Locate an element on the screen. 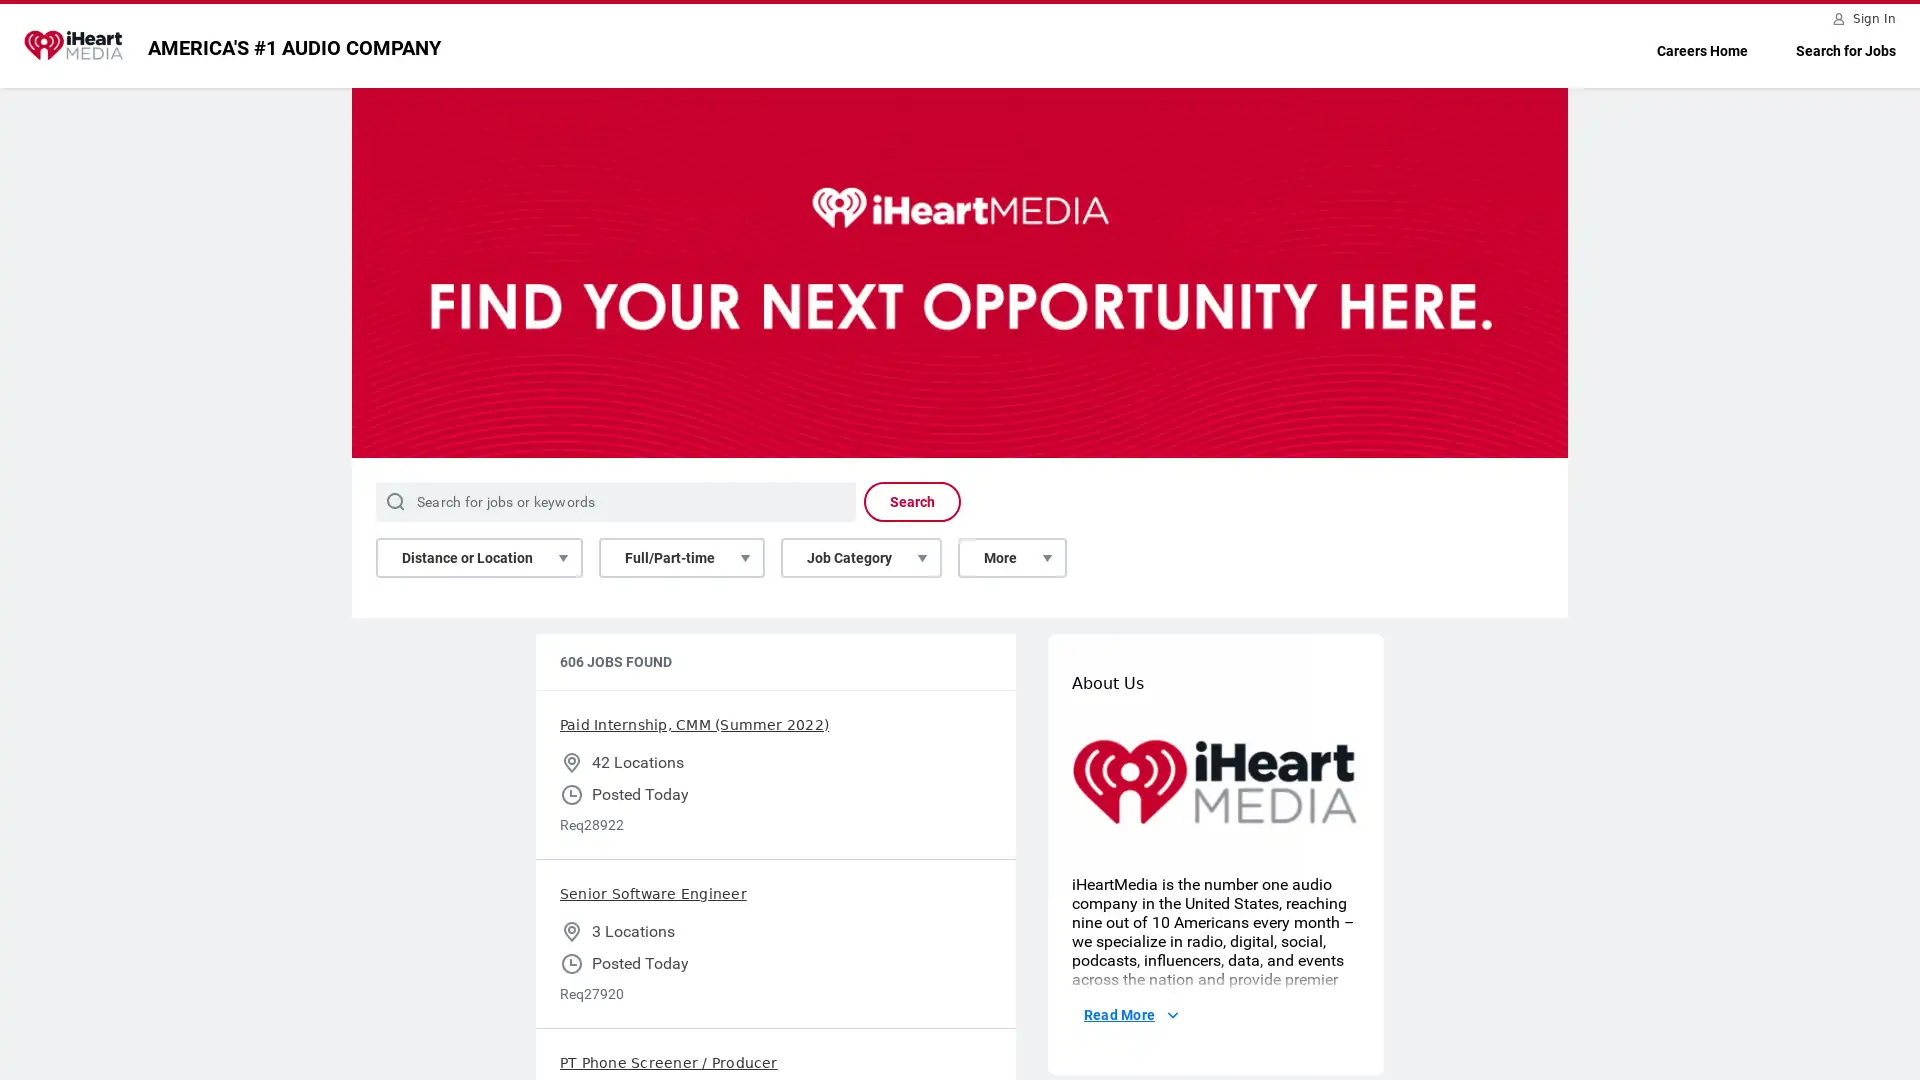 This screenshot has width=1920, height=1080. Read More About Us is located at coordinates (1129, 1014).